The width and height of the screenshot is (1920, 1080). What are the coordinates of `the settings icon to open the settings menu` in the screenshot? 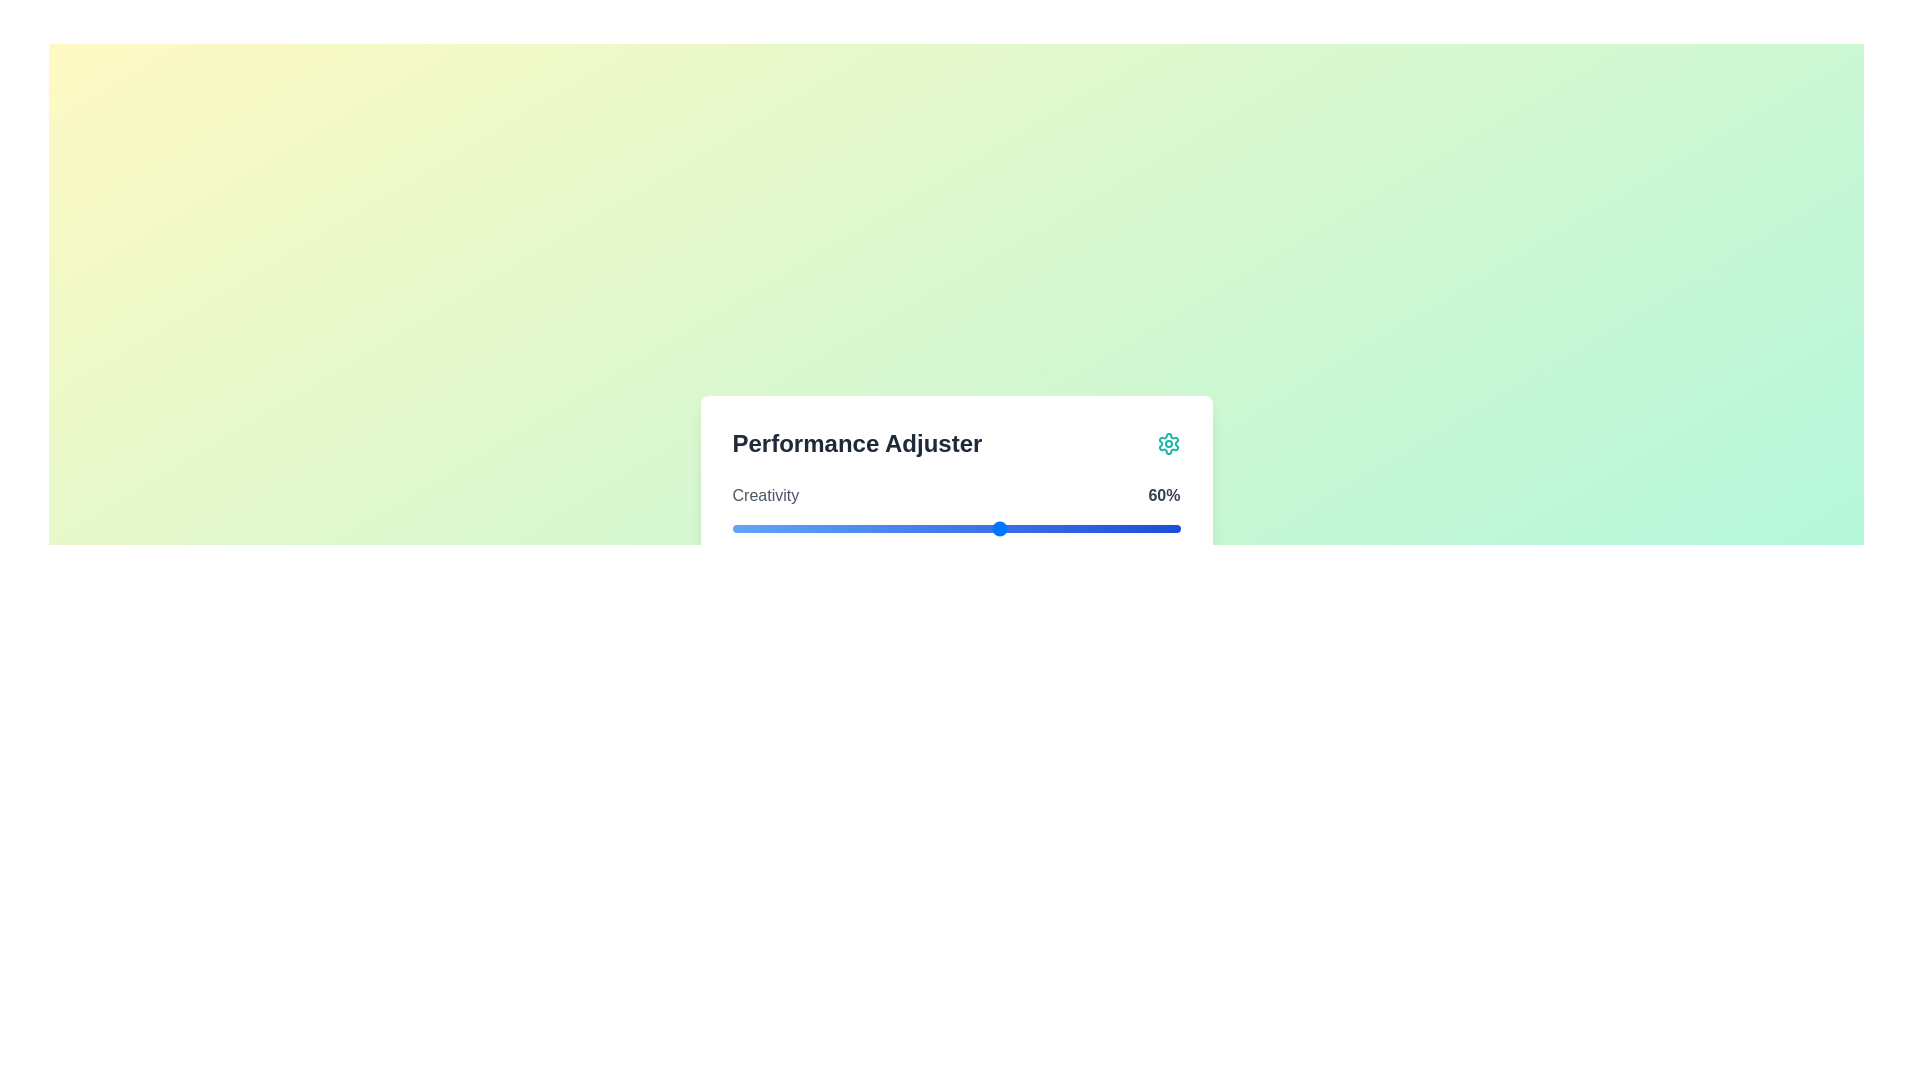 It's located at (1168, 442).